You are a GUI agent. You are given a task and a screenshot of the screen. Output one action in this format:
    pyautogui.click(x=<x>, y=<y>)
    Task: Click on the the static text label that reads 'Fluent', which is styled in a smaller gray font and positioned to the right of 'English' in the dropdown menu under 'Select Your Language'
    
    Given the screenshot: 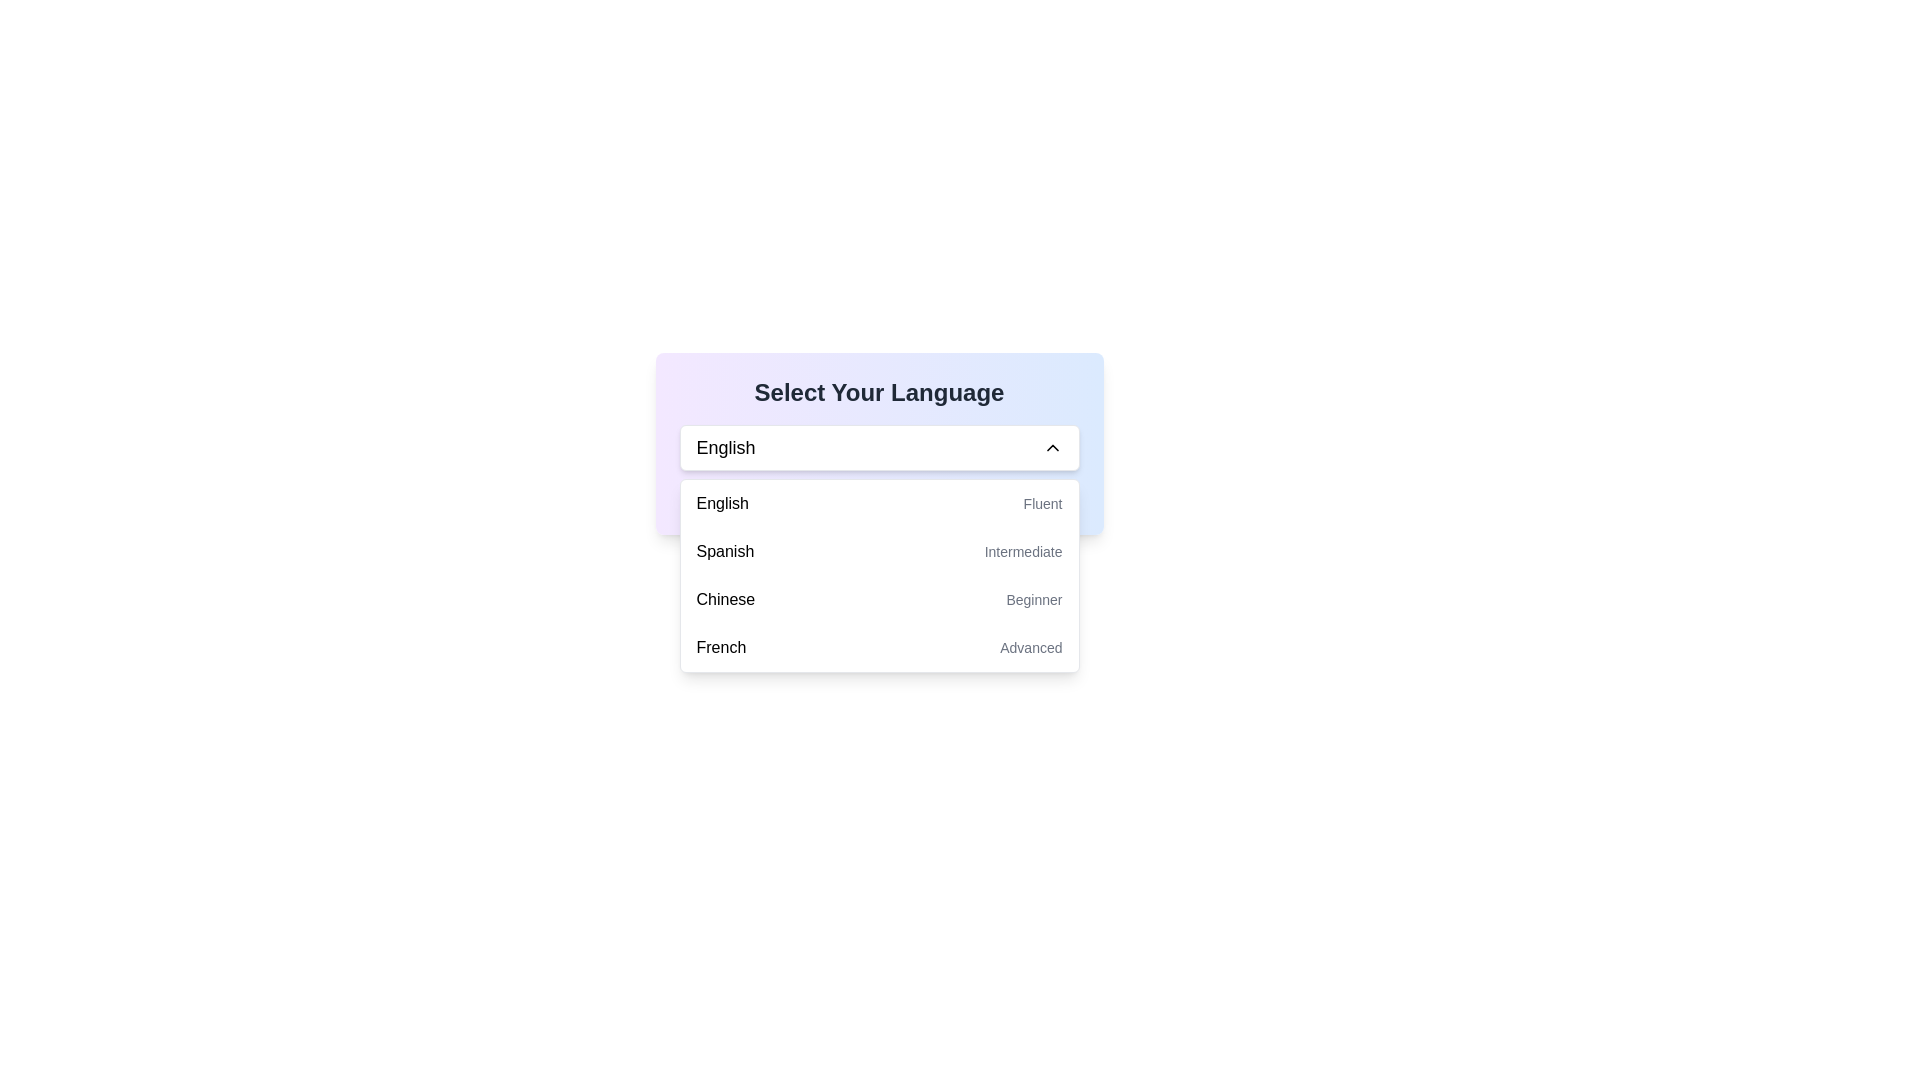 What is the action you would take?
    pyautogui.click(x=1042, y=503)
    